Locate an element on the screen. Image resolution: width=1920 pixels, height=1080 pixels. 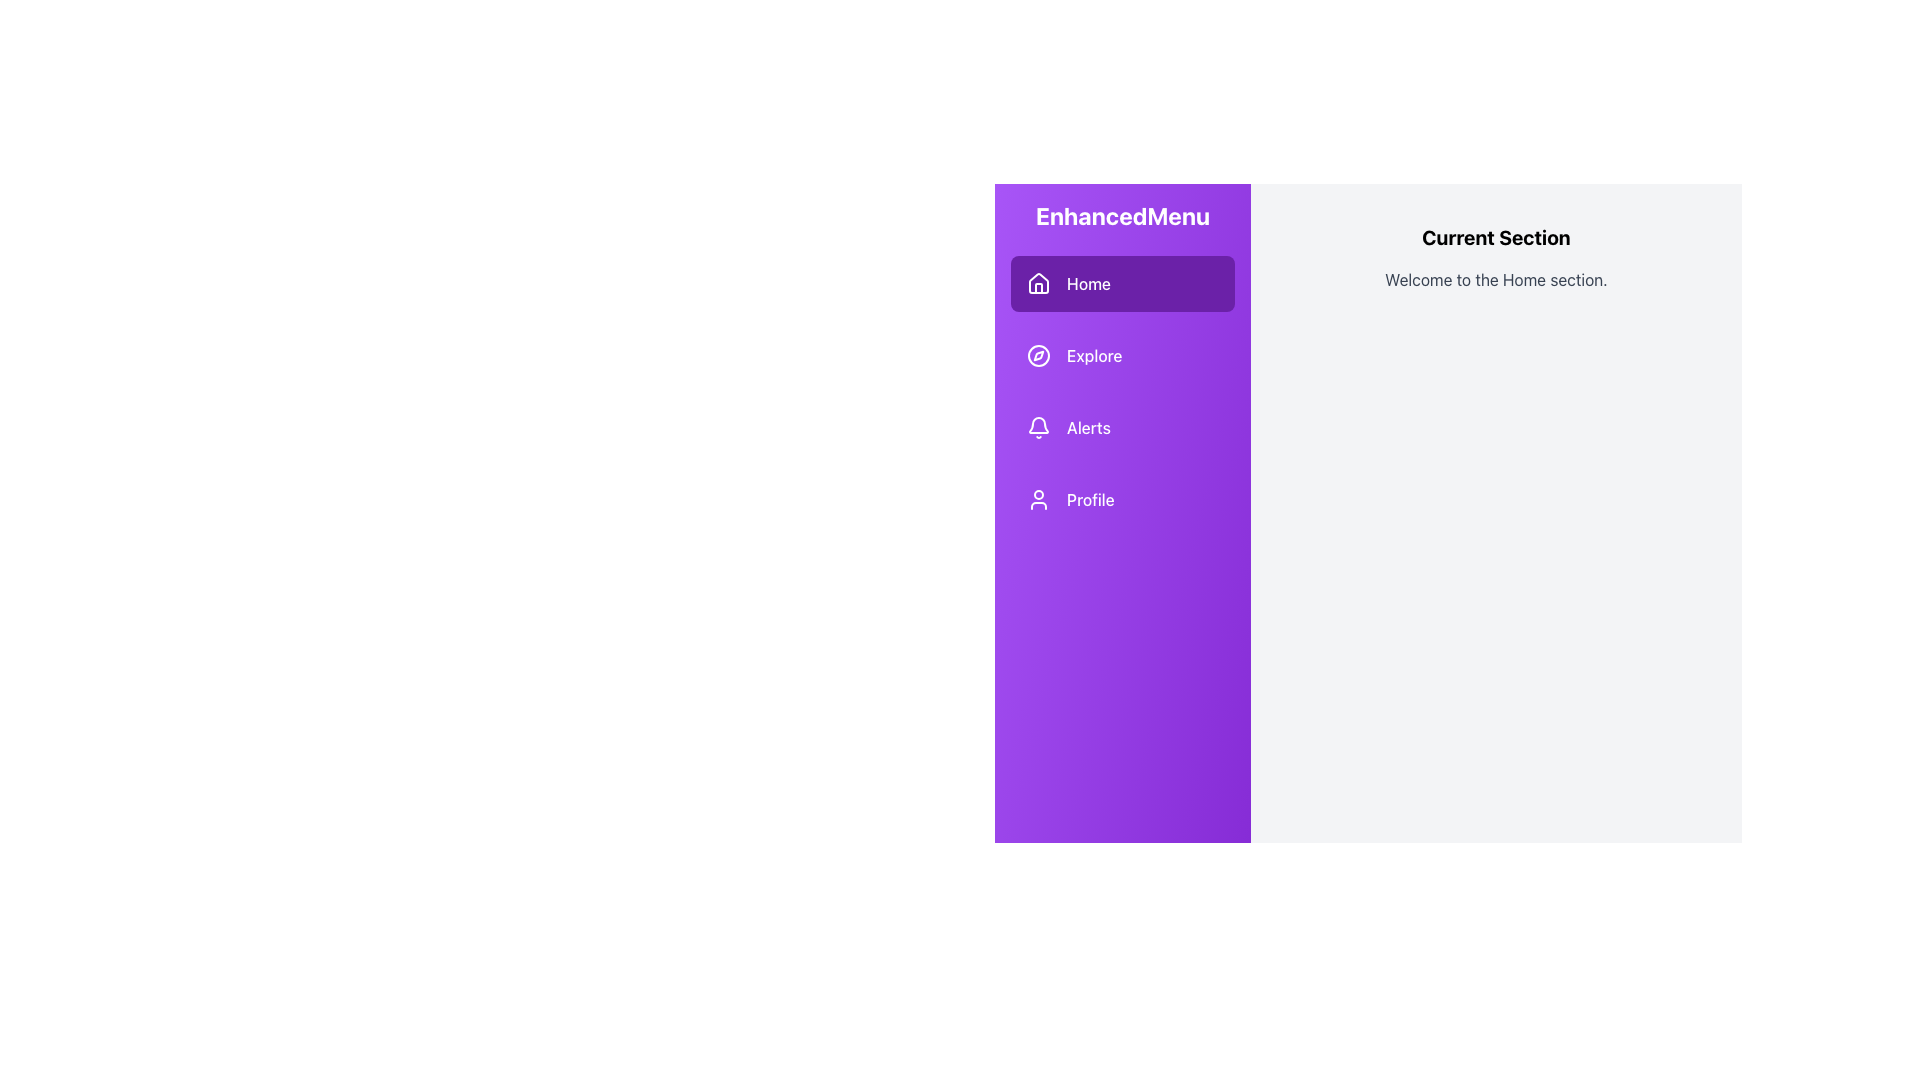
and comprehend the 'Explore' text label displayed in the sidebar navigation, which is styled with a medium font weight and is positioned between 'Home' and 'Alerts' is located at coordinates (1093, 354).